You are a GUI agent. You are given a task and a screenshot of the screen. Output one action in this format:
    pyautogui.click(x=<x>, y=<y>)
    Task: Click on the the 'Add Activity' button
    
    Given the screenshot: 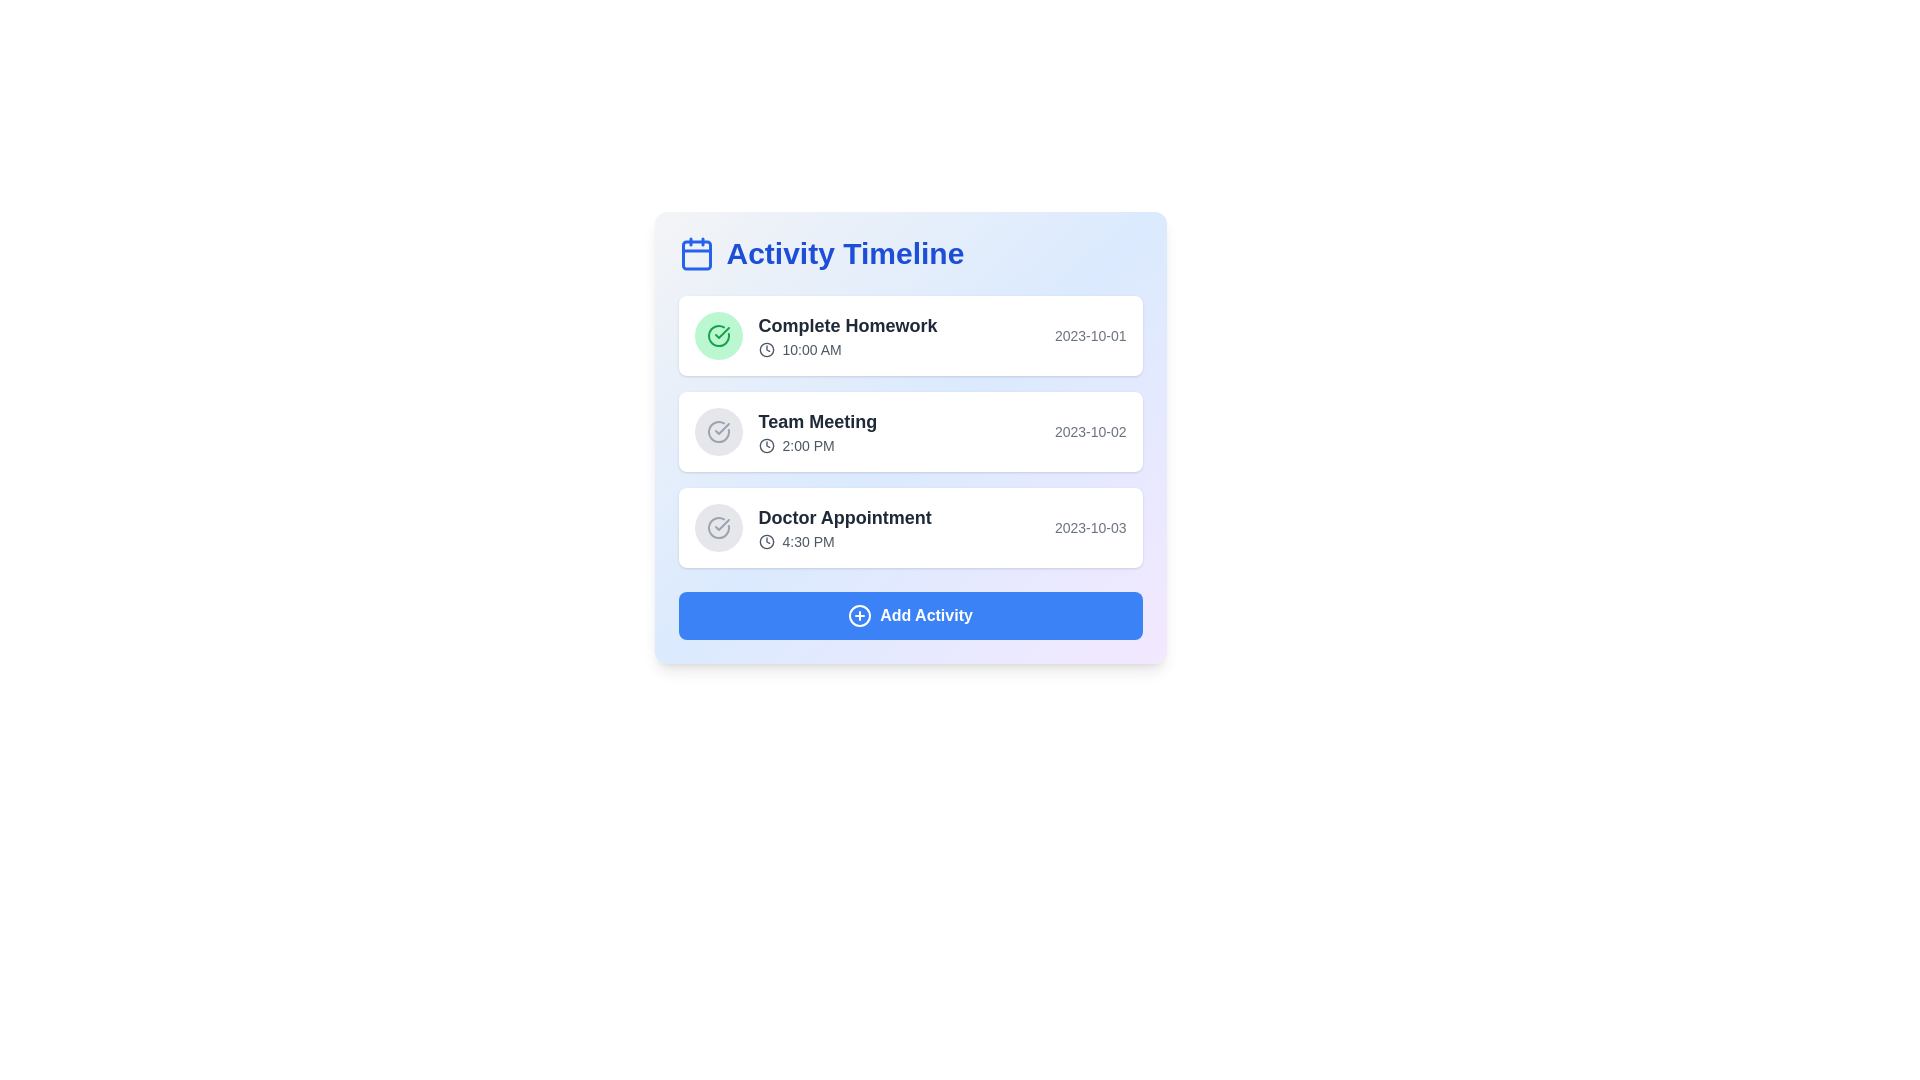 What is the action you would take?
    pyautogui.click(x=909, y=615)
    